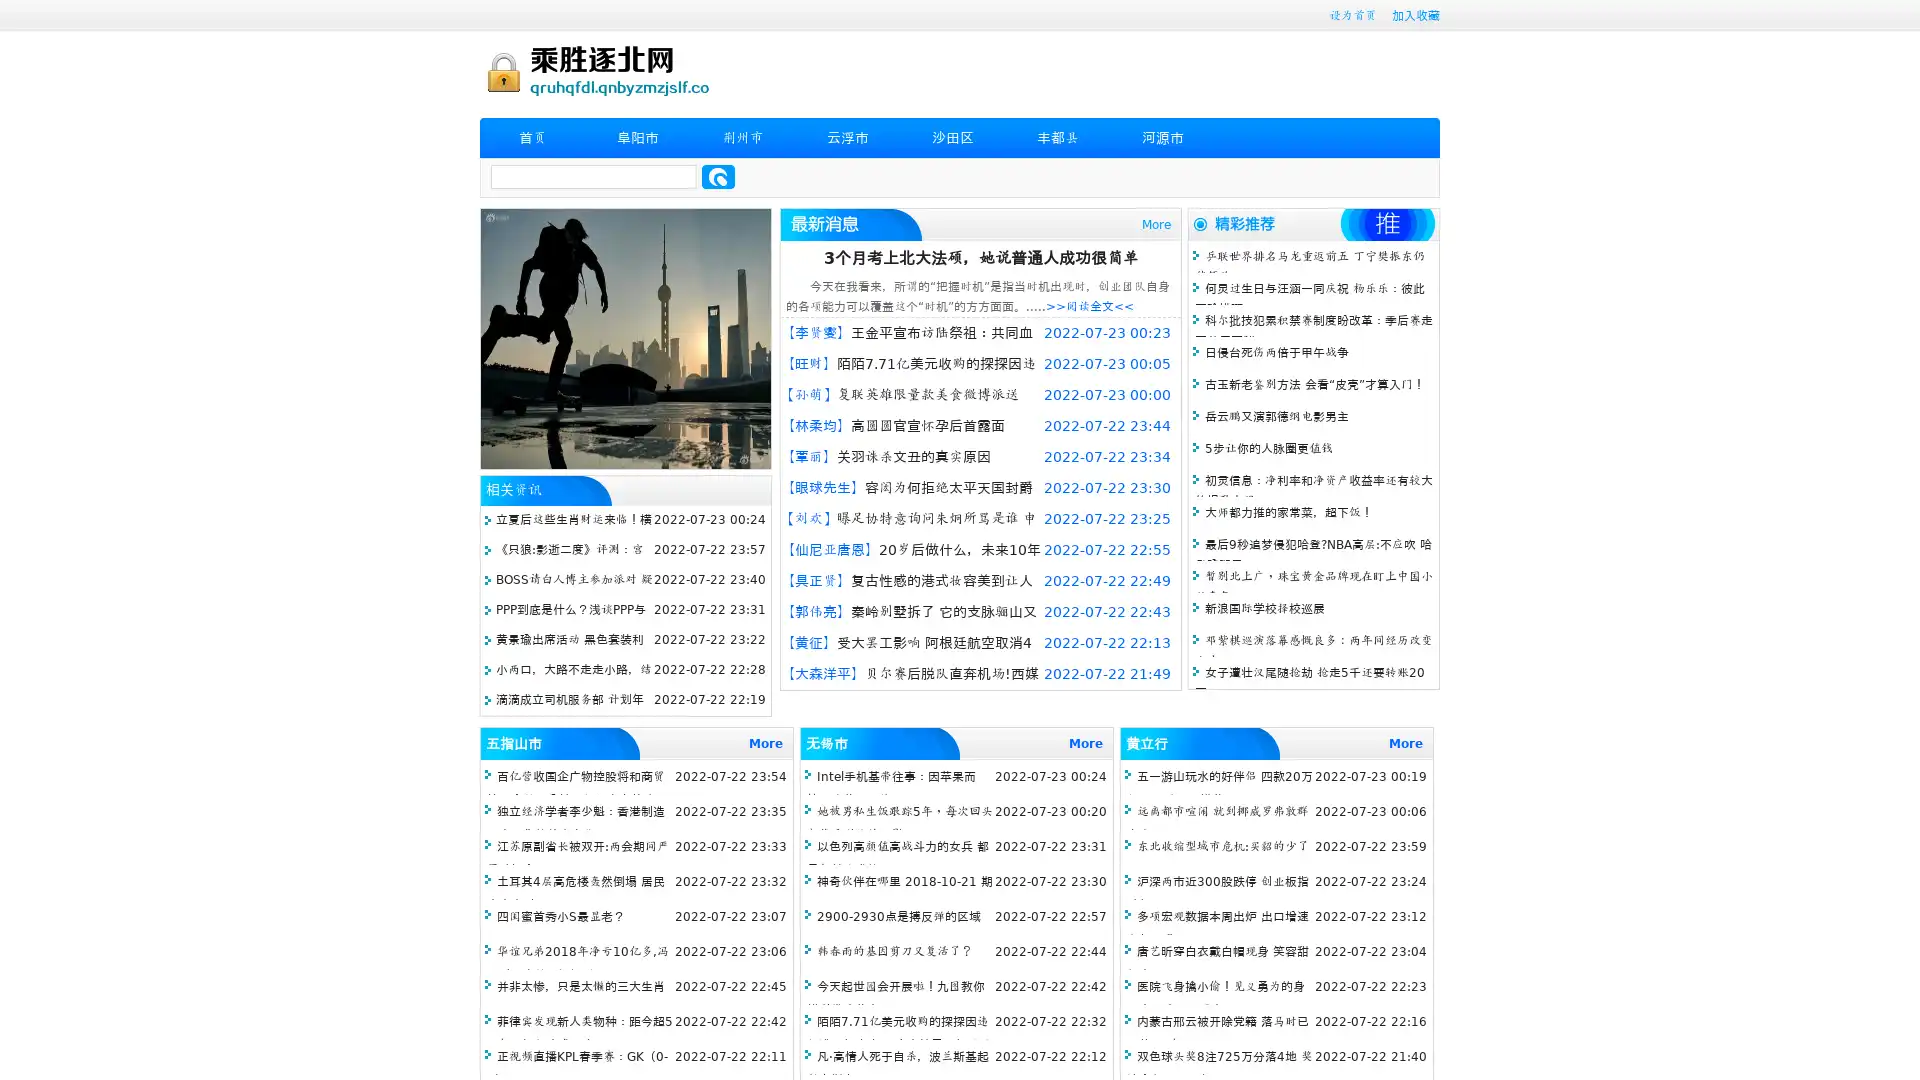  Describe the element at coordinates (718, 176) in the screenshot. I see `Search` at that location.